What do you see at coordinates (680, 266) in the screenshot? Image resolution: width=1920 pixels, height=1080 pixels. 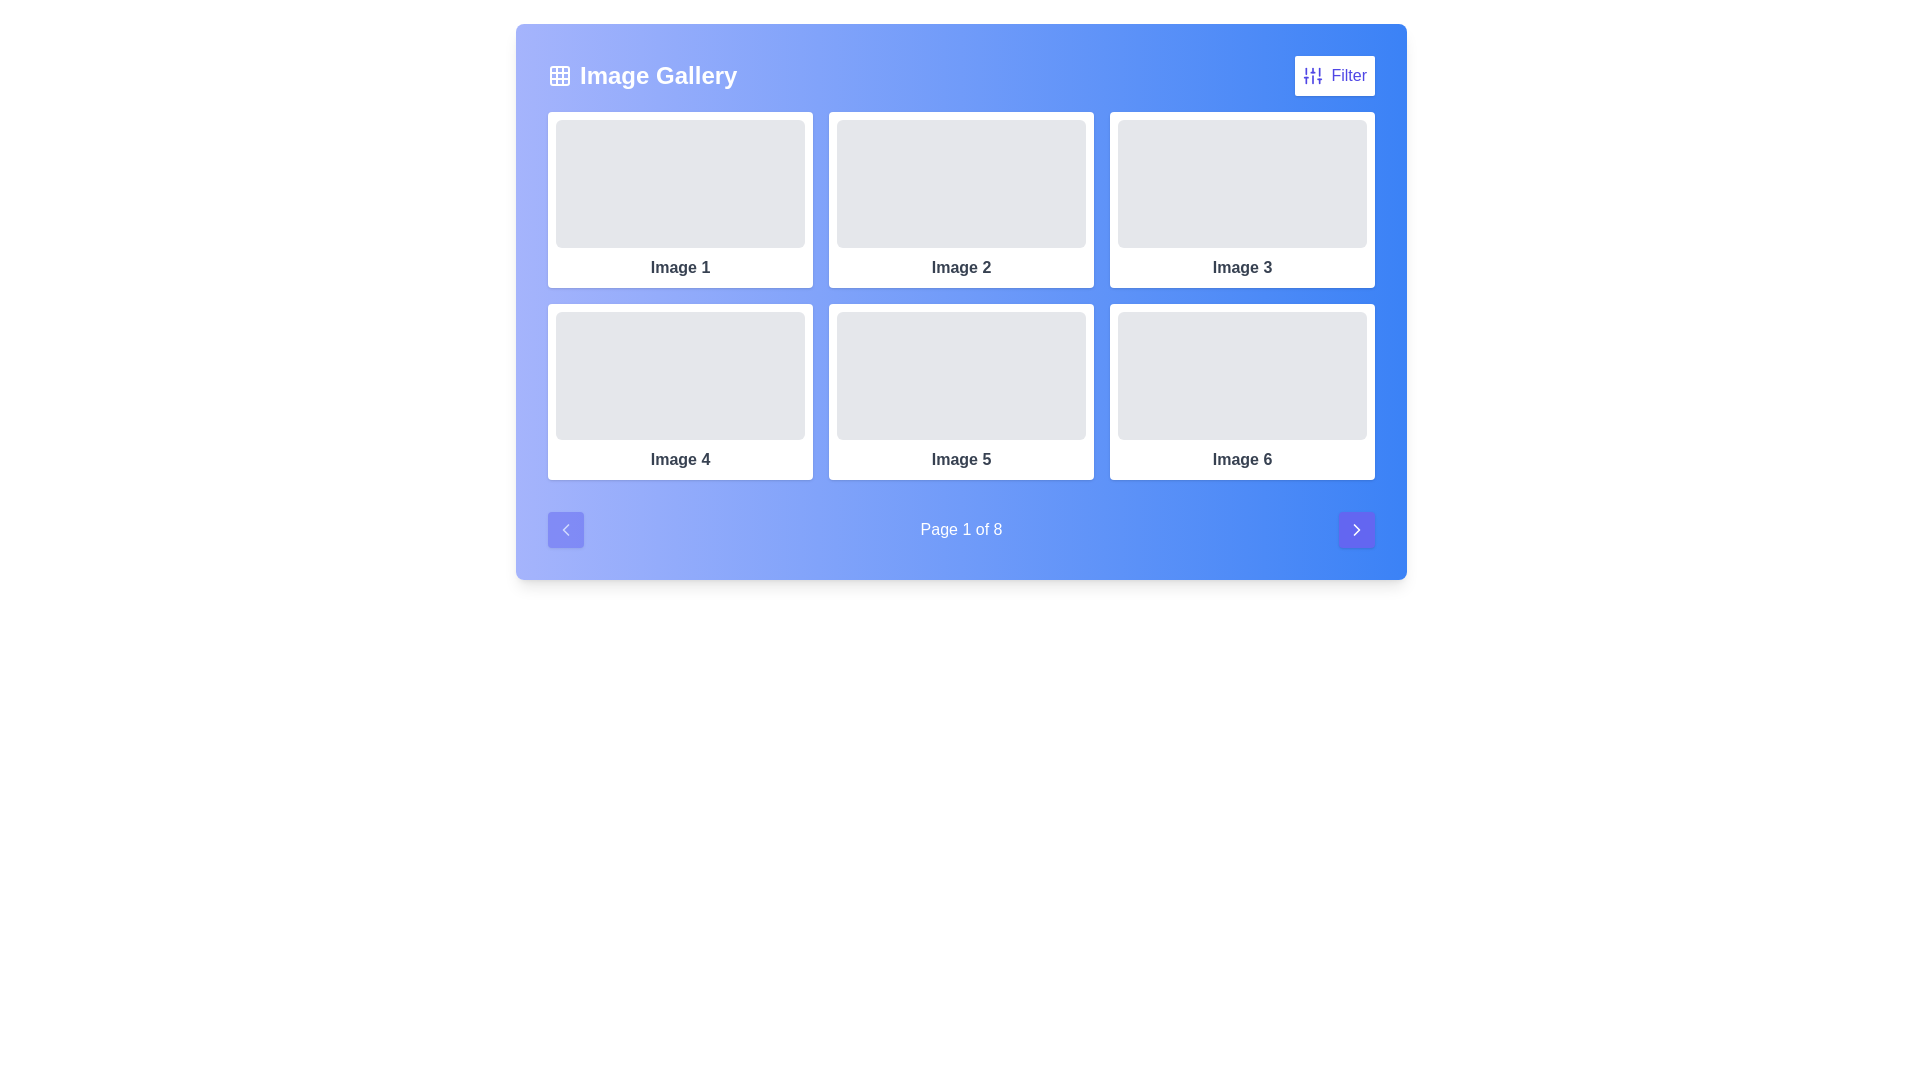 I see `the Text label that identifies the image placeholder in the first item of the gallery grid` at bounding box center [680, 266].